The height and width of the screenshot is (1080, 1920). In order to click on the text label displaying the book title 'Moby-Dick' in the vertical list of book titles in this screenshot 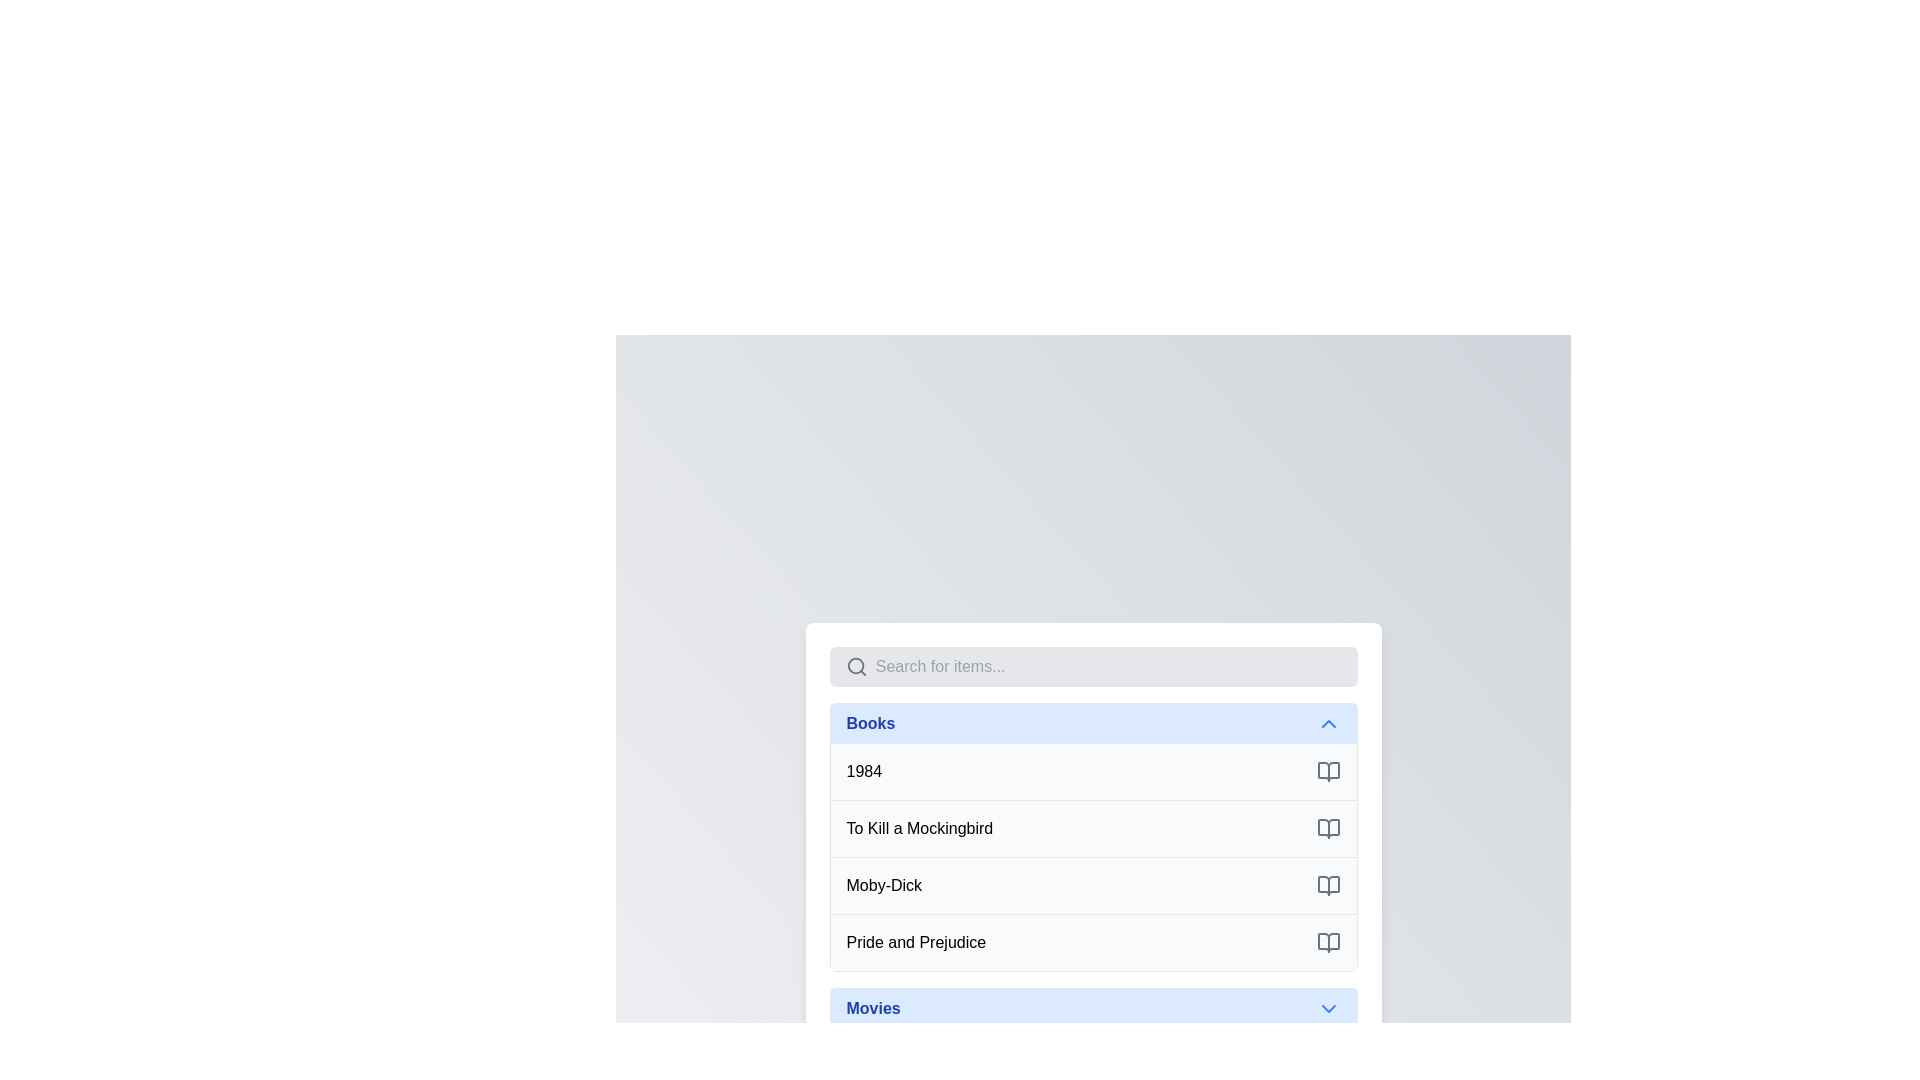, I will do `click(883, 884)`.